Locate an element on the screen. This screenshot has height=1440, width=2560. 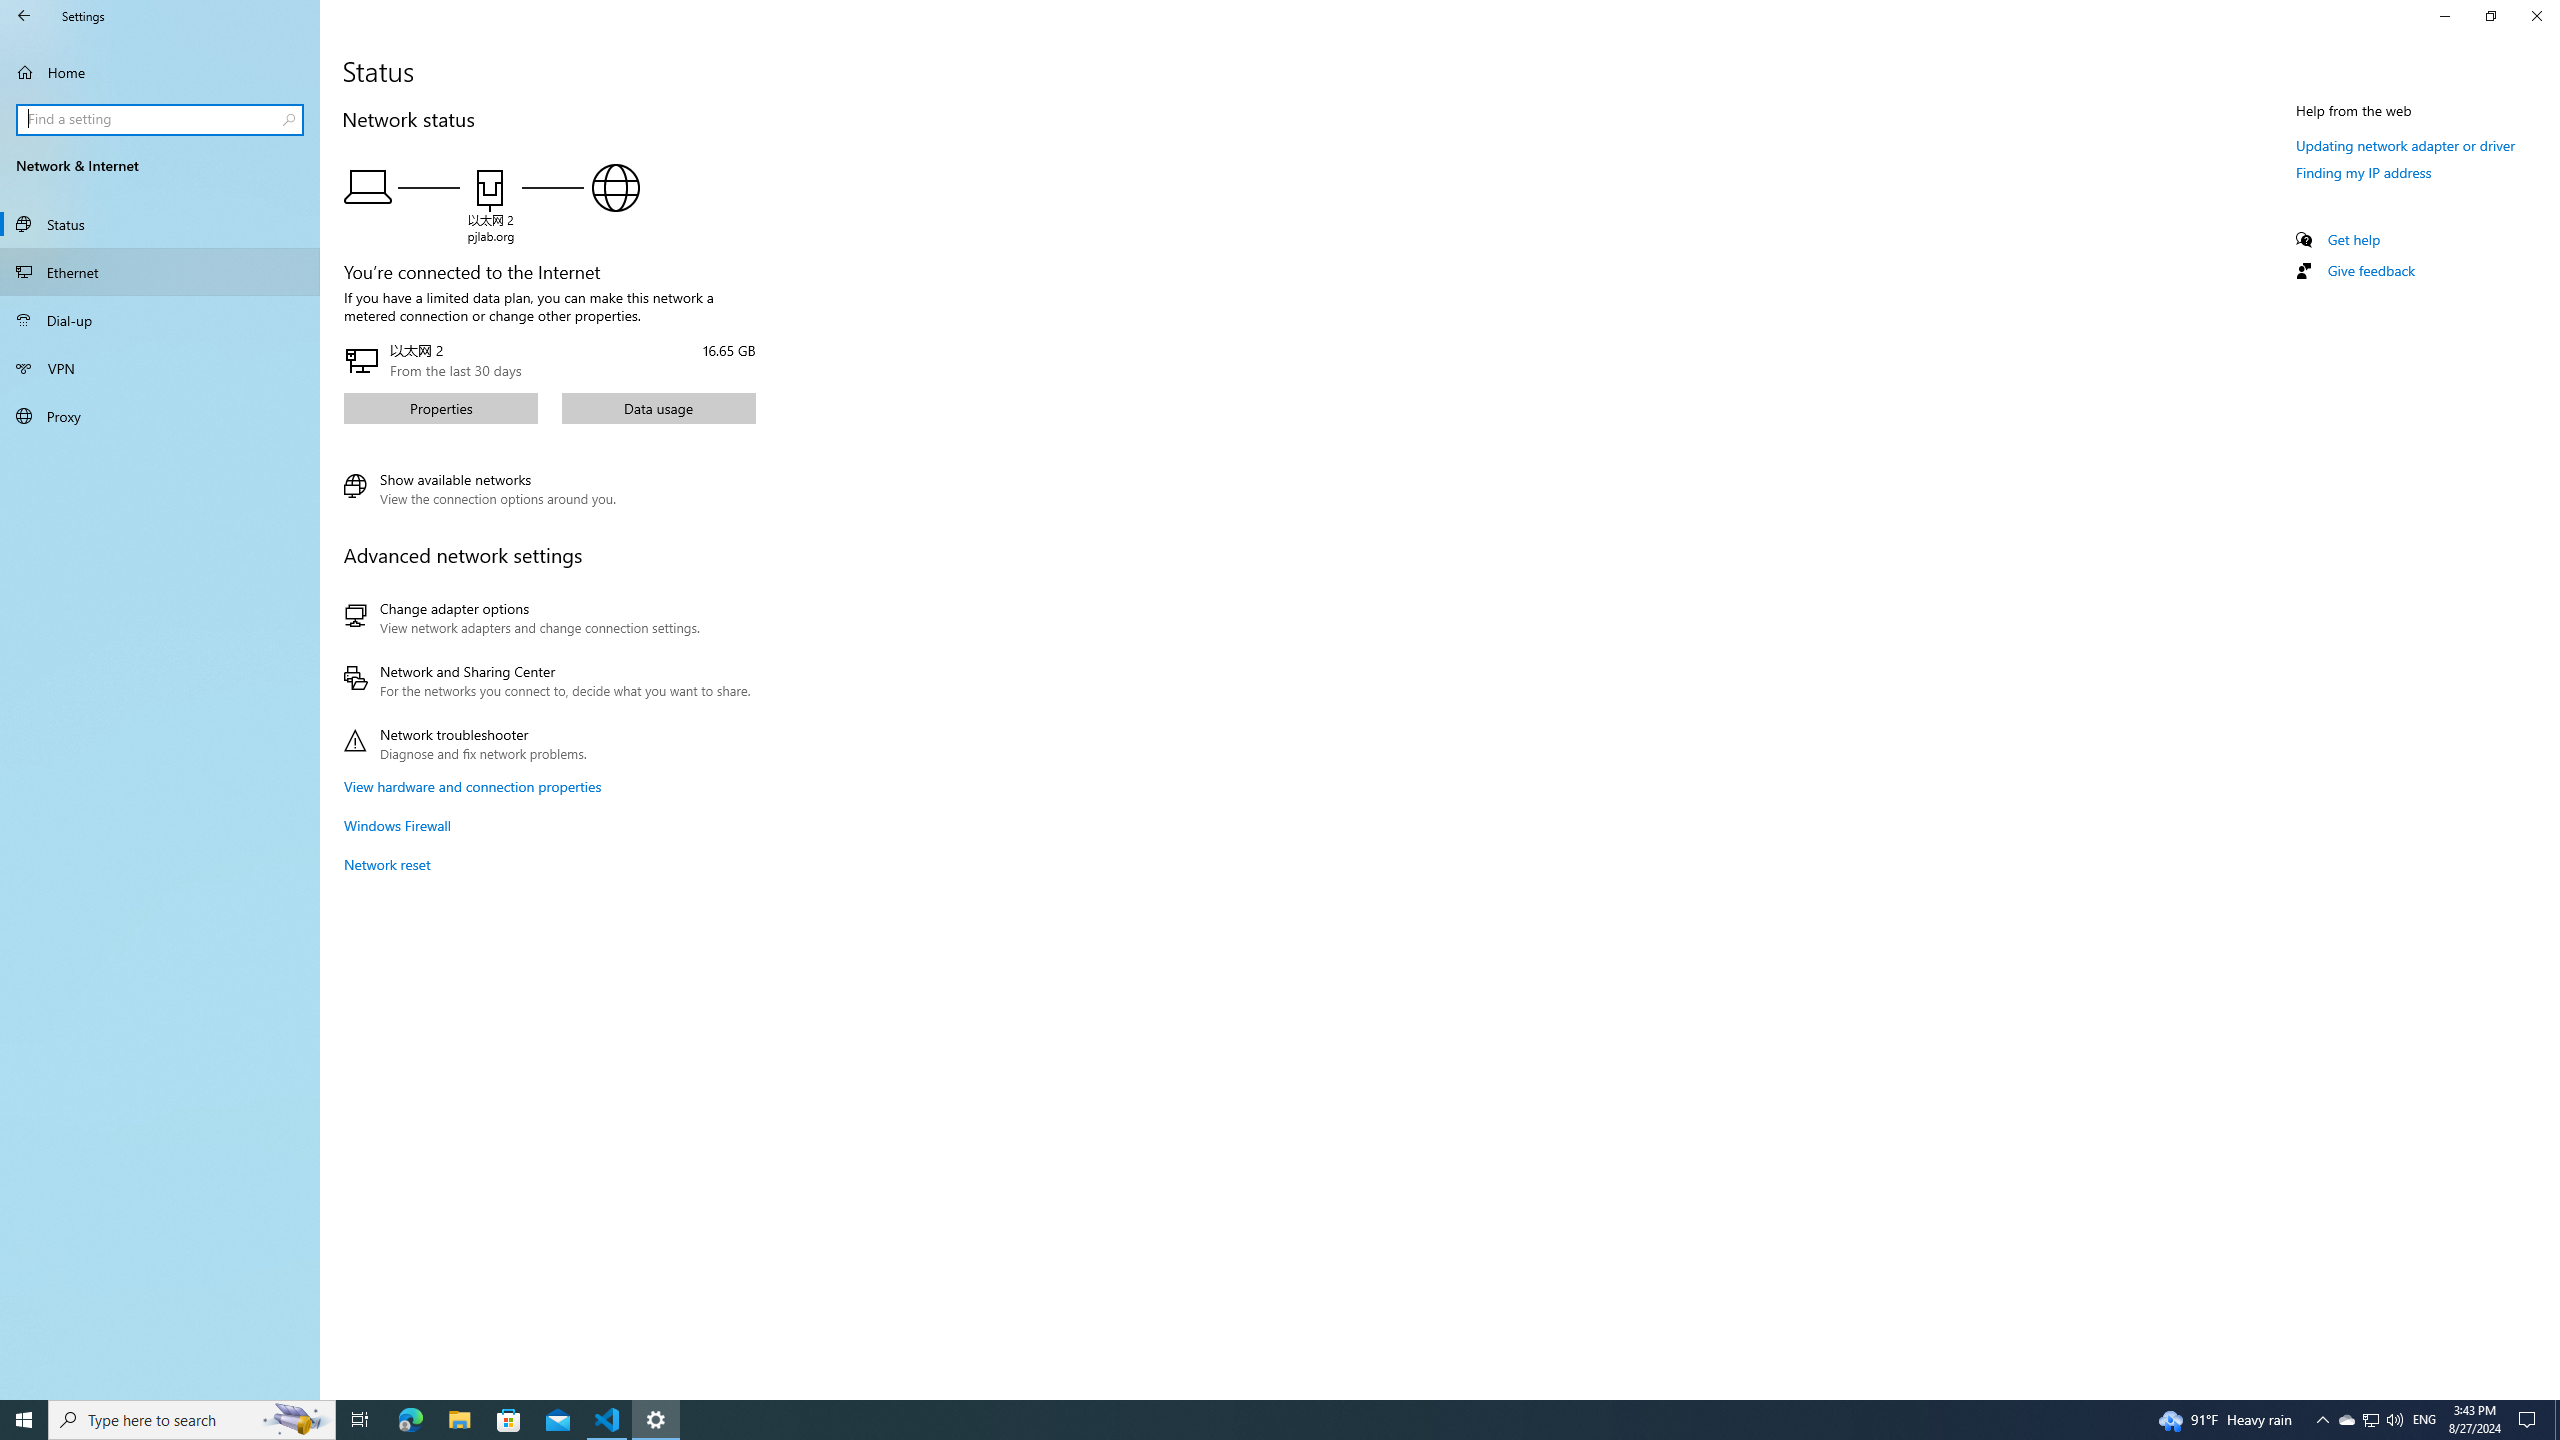
'Running applications' is located at coordinates (1242, 1418).